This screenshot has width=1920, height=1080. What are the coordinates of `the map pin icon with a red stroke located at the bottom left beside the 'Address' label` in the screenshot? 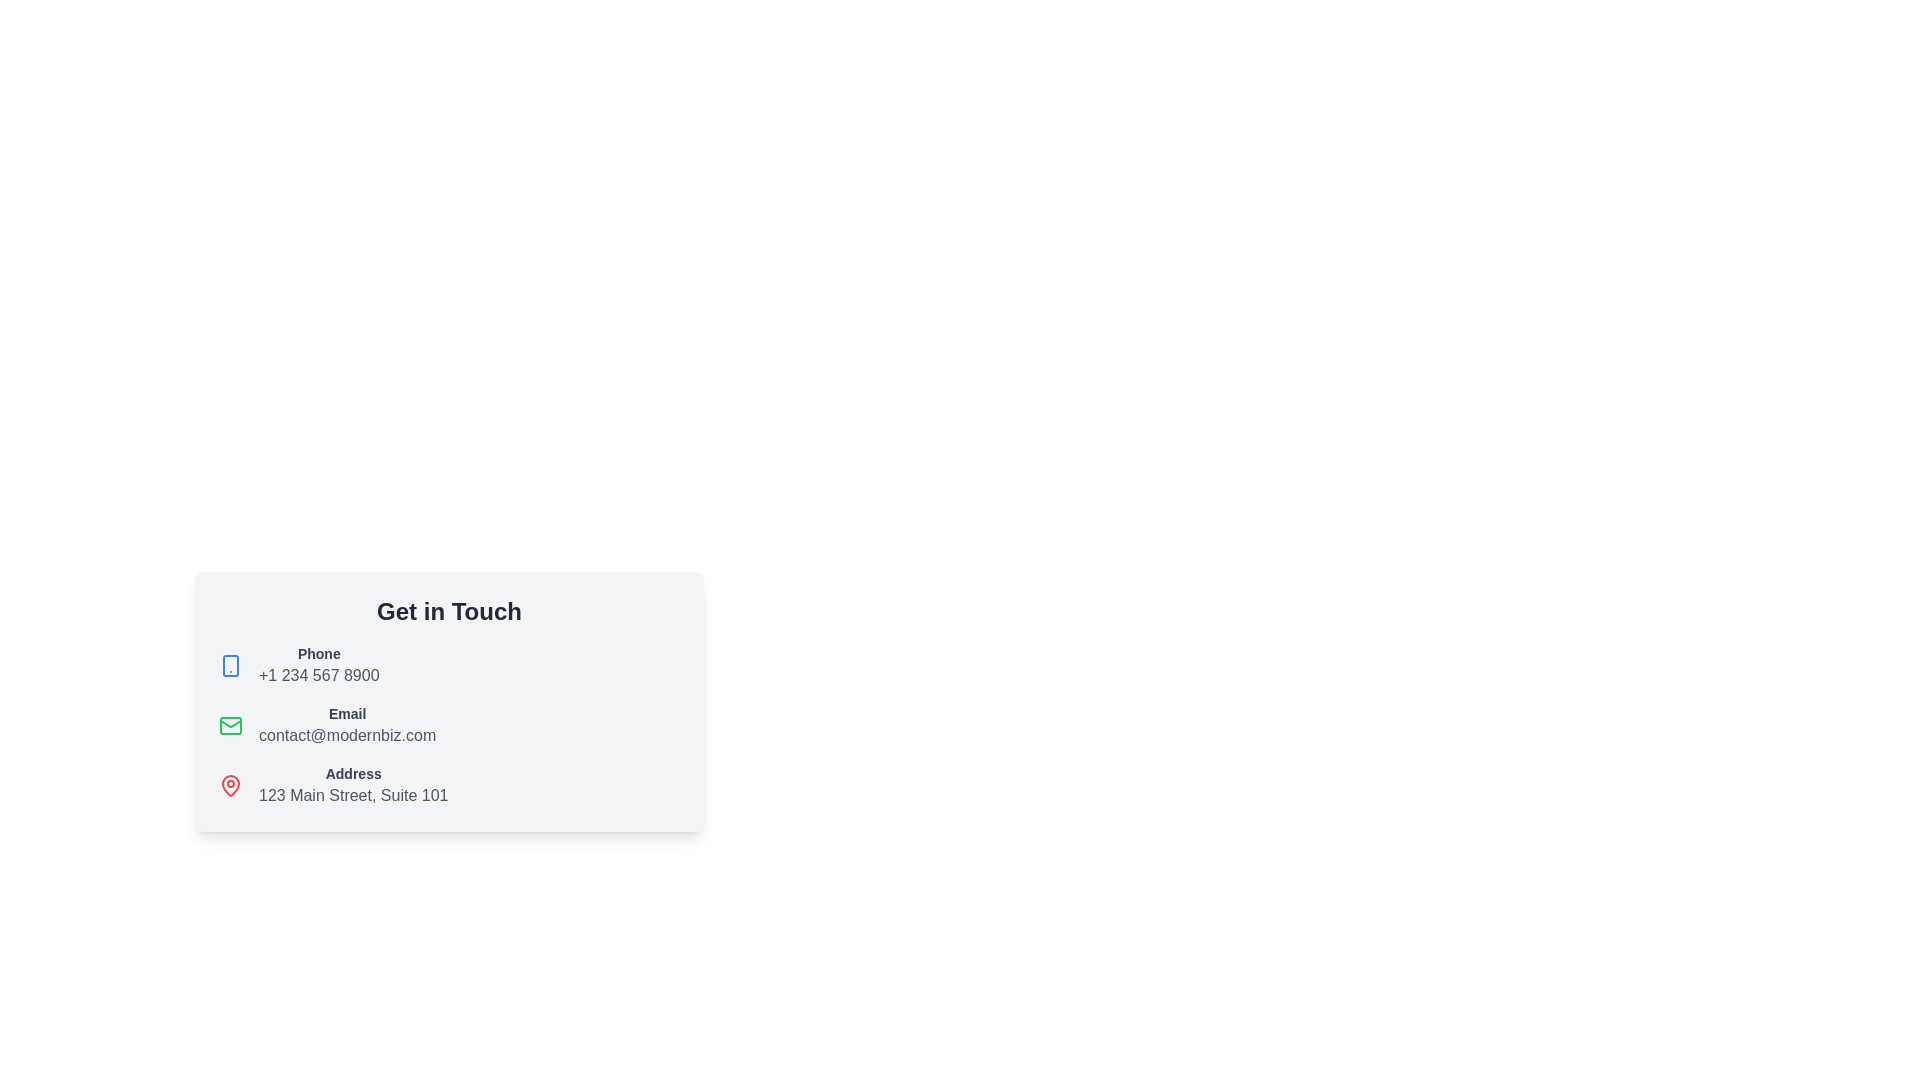 It's located at (230, 784).